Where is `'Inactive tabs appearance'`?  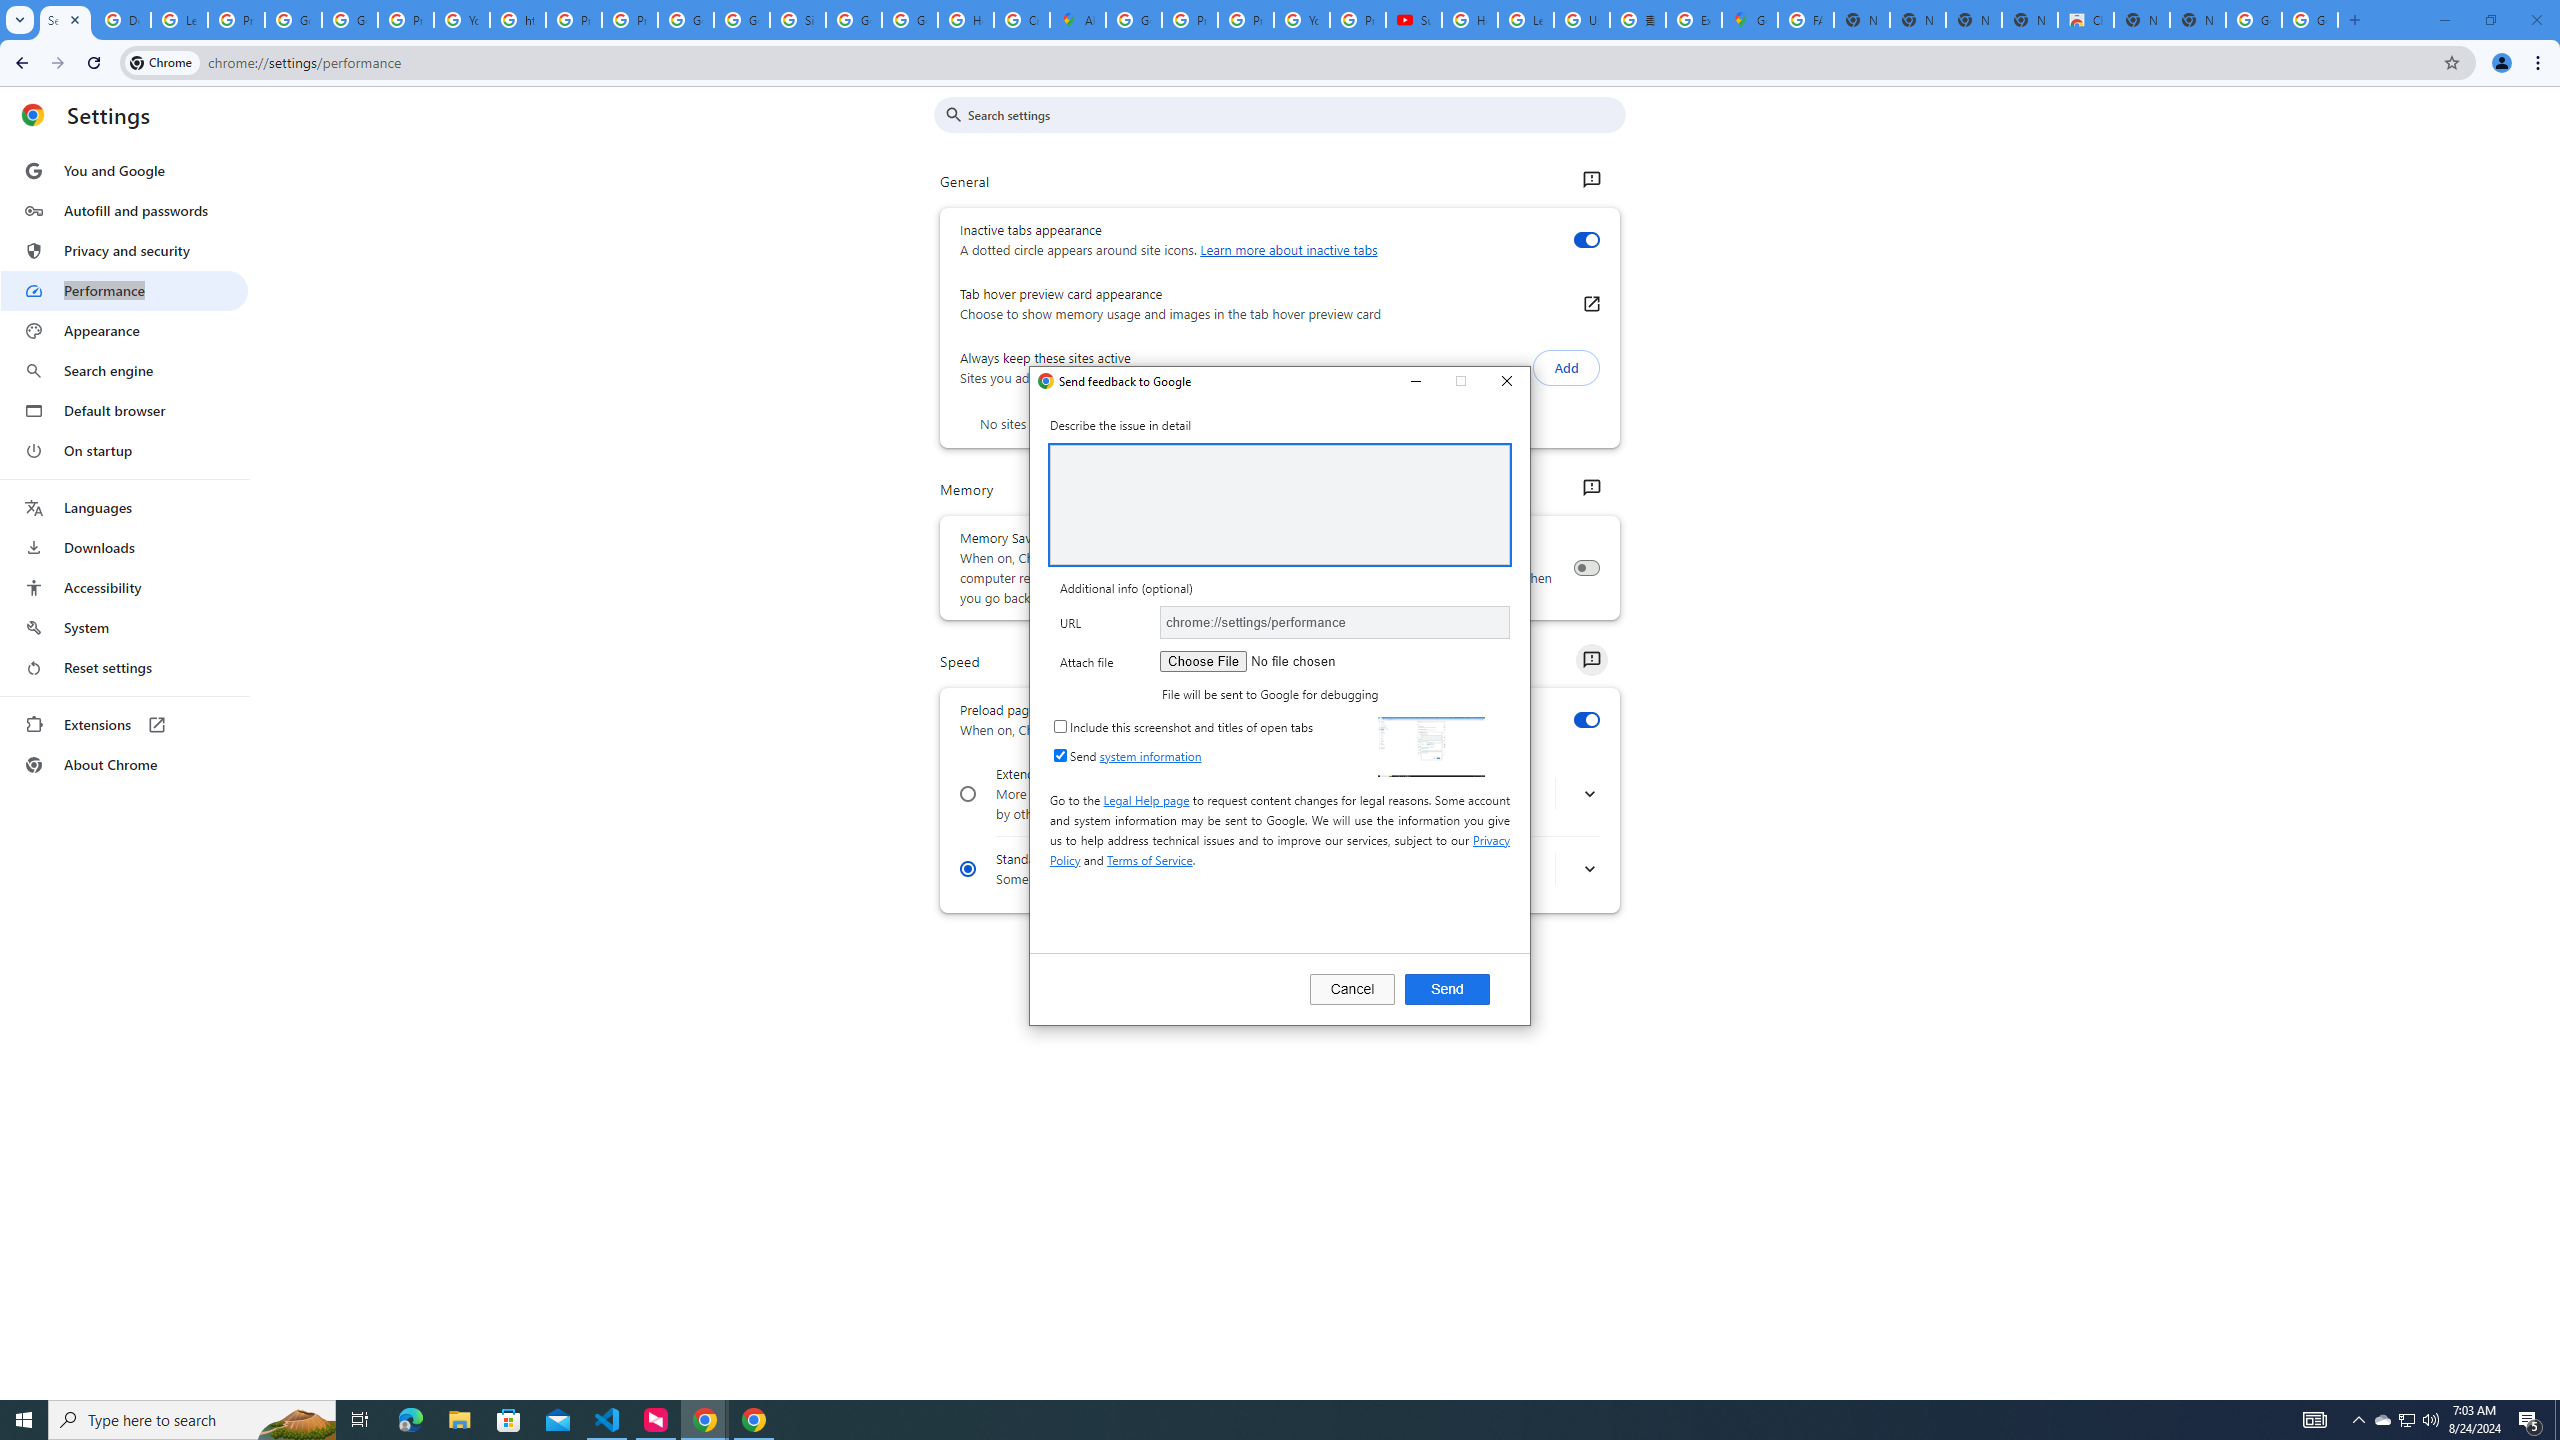
'Inactive tabs appearance' is located at coordinates (1585, 240).